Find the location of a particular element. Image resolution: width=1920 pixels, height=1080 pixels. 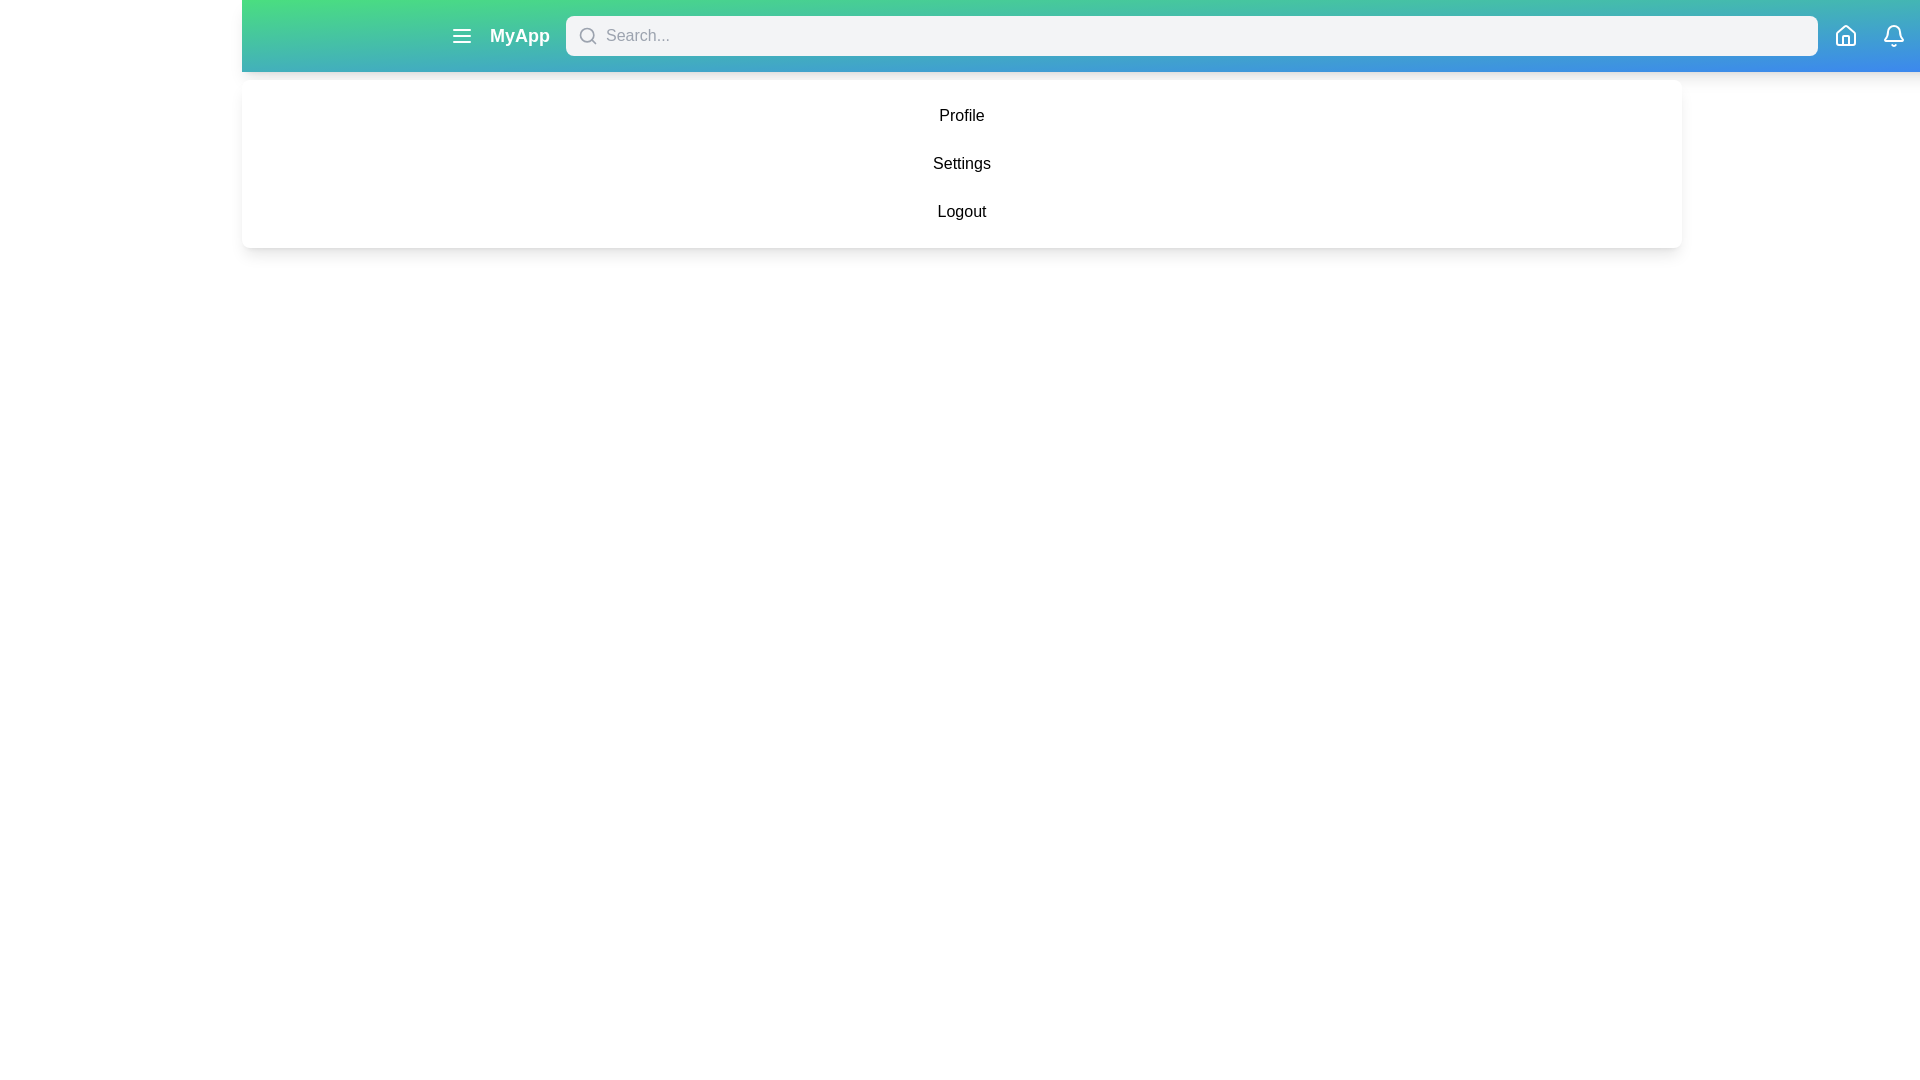

the user profile button located at the top-center of the dropdown panel is located at coordinates (961, 115).